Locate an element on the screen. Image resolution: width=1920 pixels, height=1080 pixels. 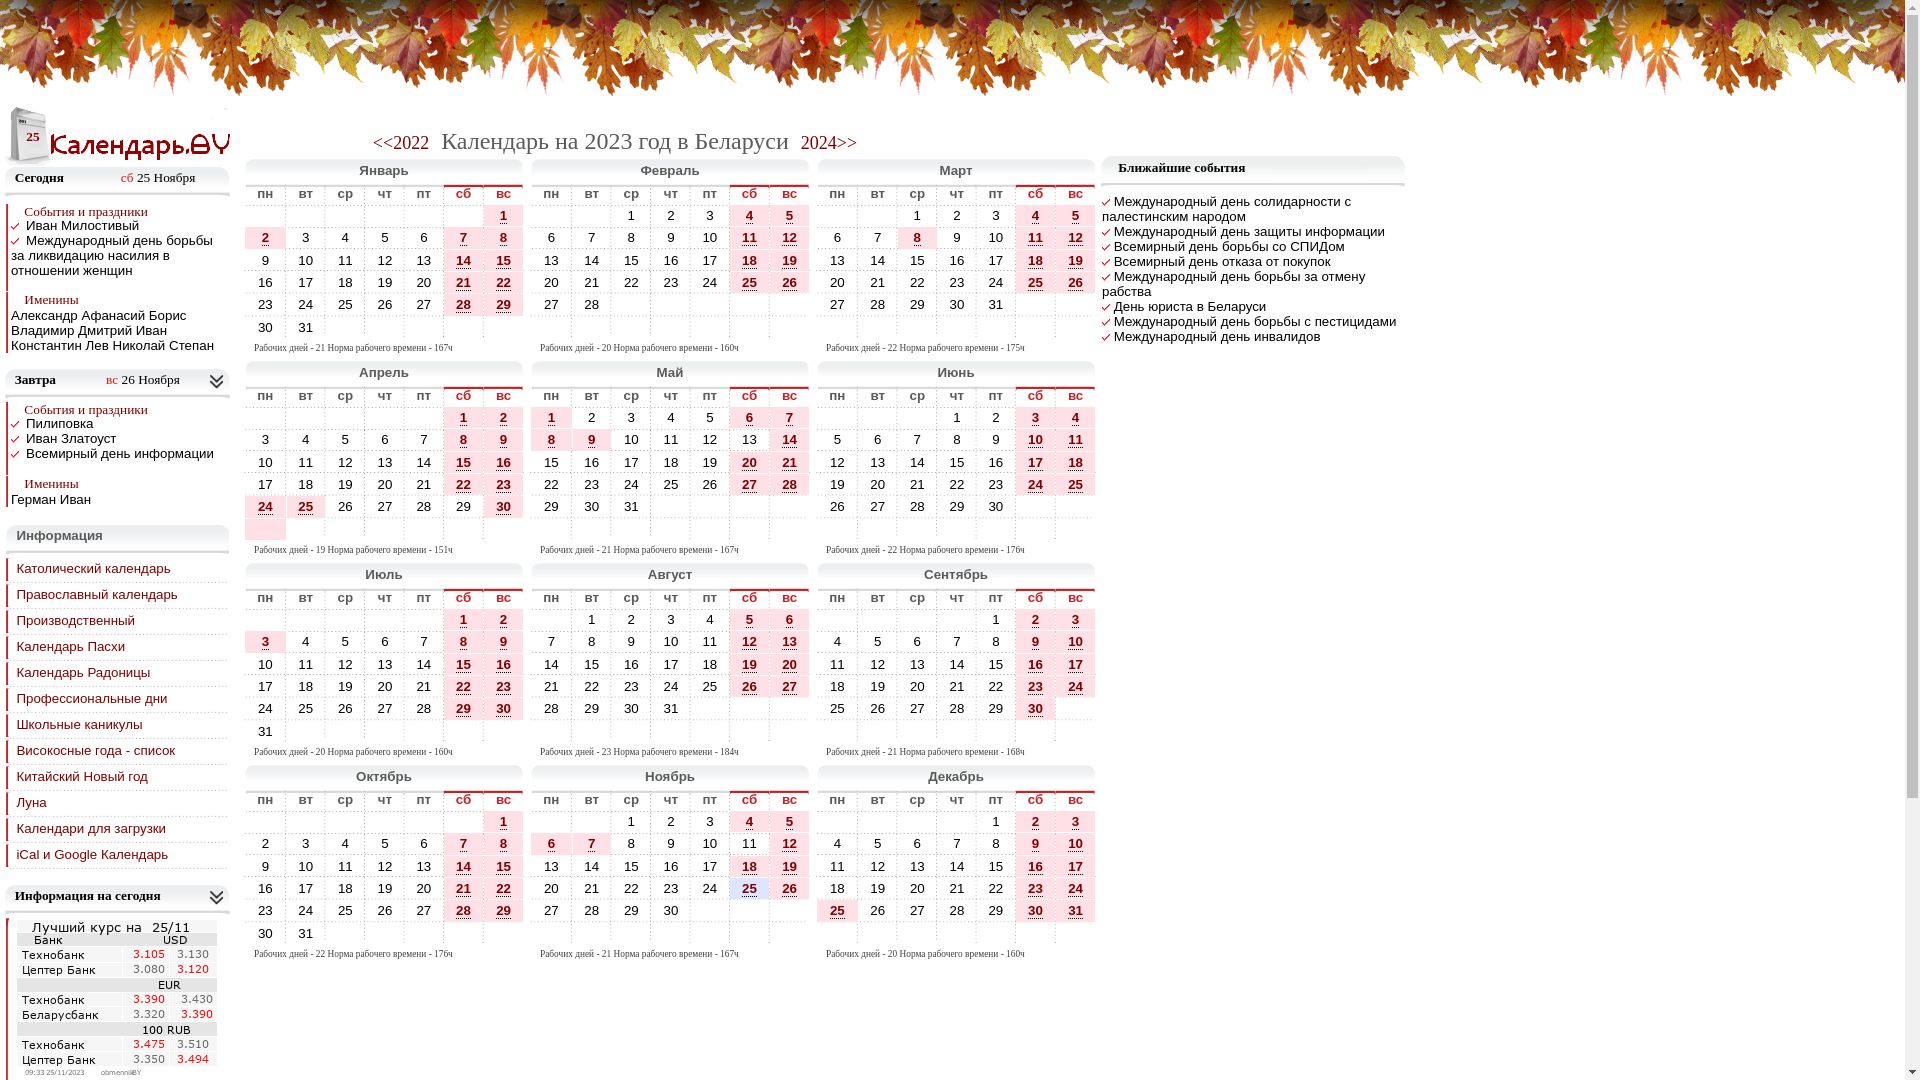
'14' is located at coordinates (590, 259).